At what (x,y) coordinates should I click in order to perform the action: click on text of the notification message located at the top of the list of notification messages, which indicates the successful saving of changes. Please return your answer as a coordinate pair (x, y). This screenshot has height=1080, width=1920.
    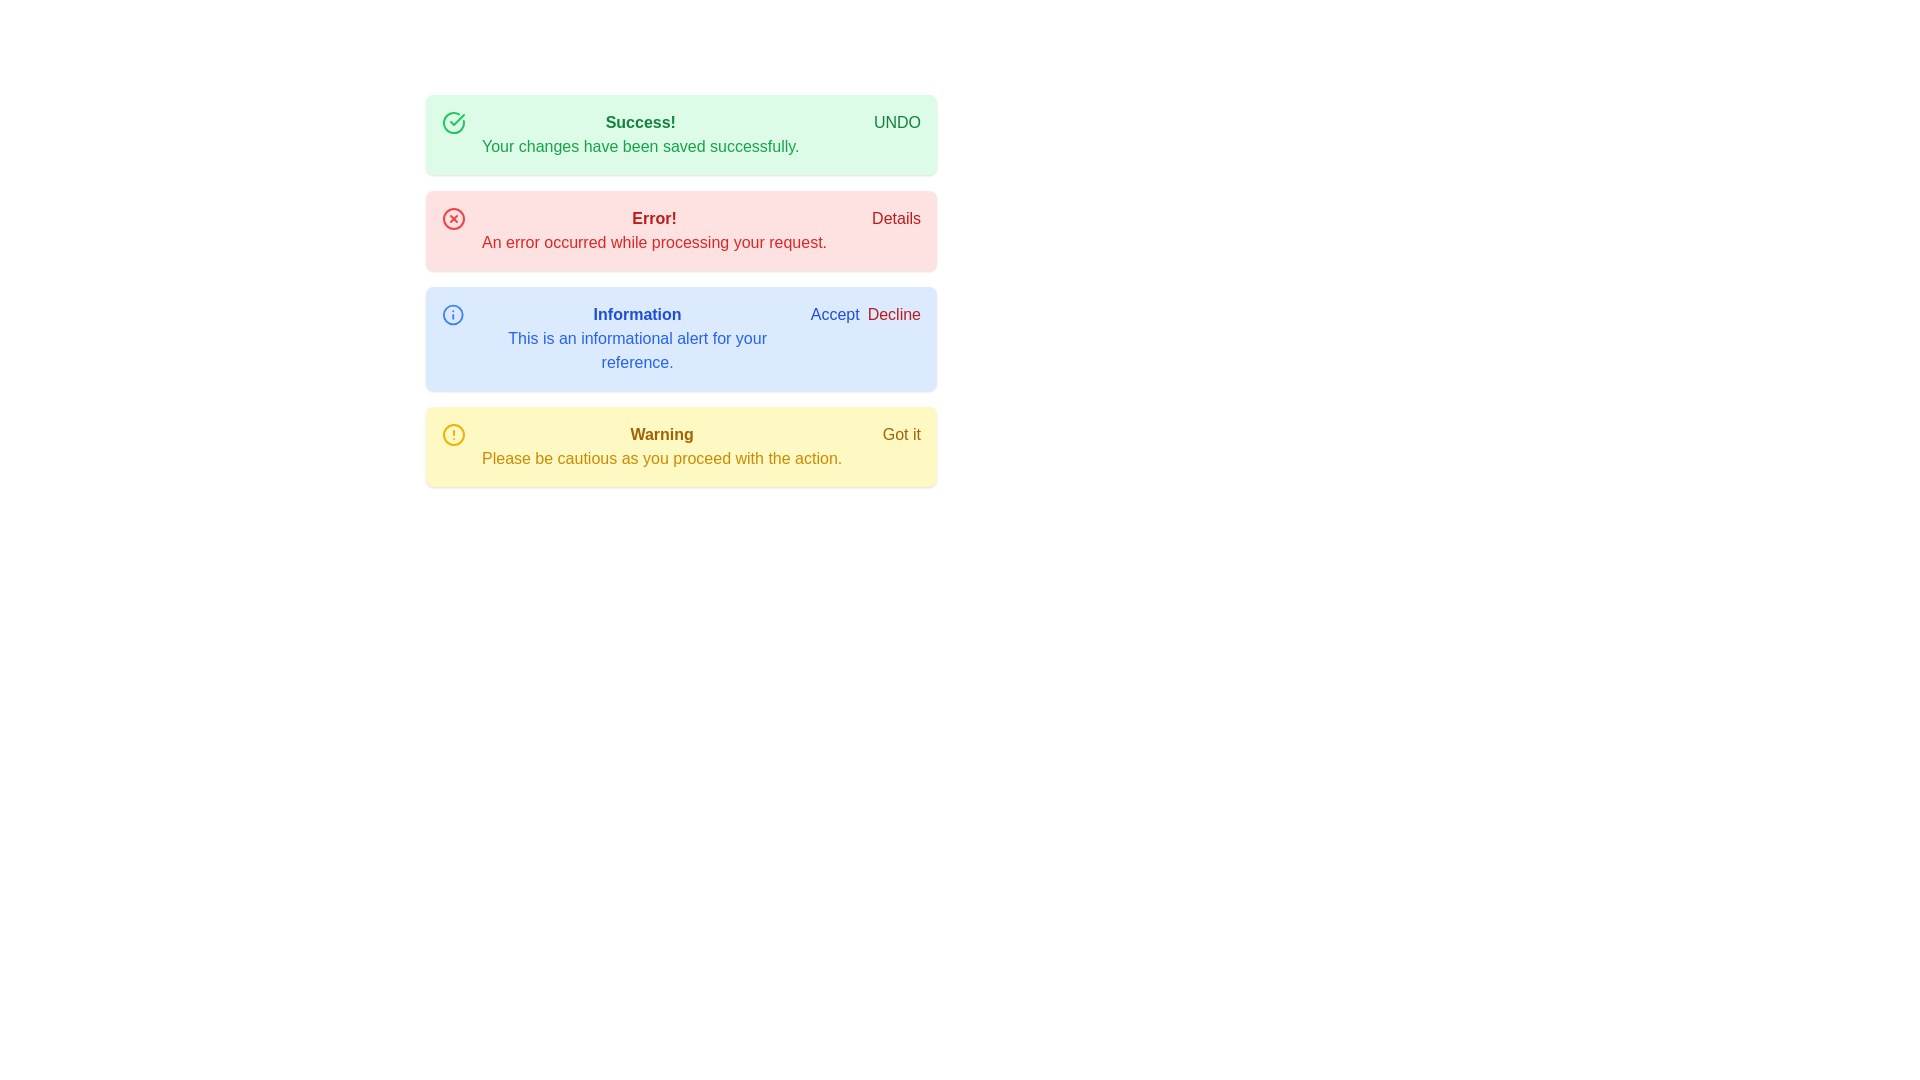
    Looking at the image, I should click on (640, 135).